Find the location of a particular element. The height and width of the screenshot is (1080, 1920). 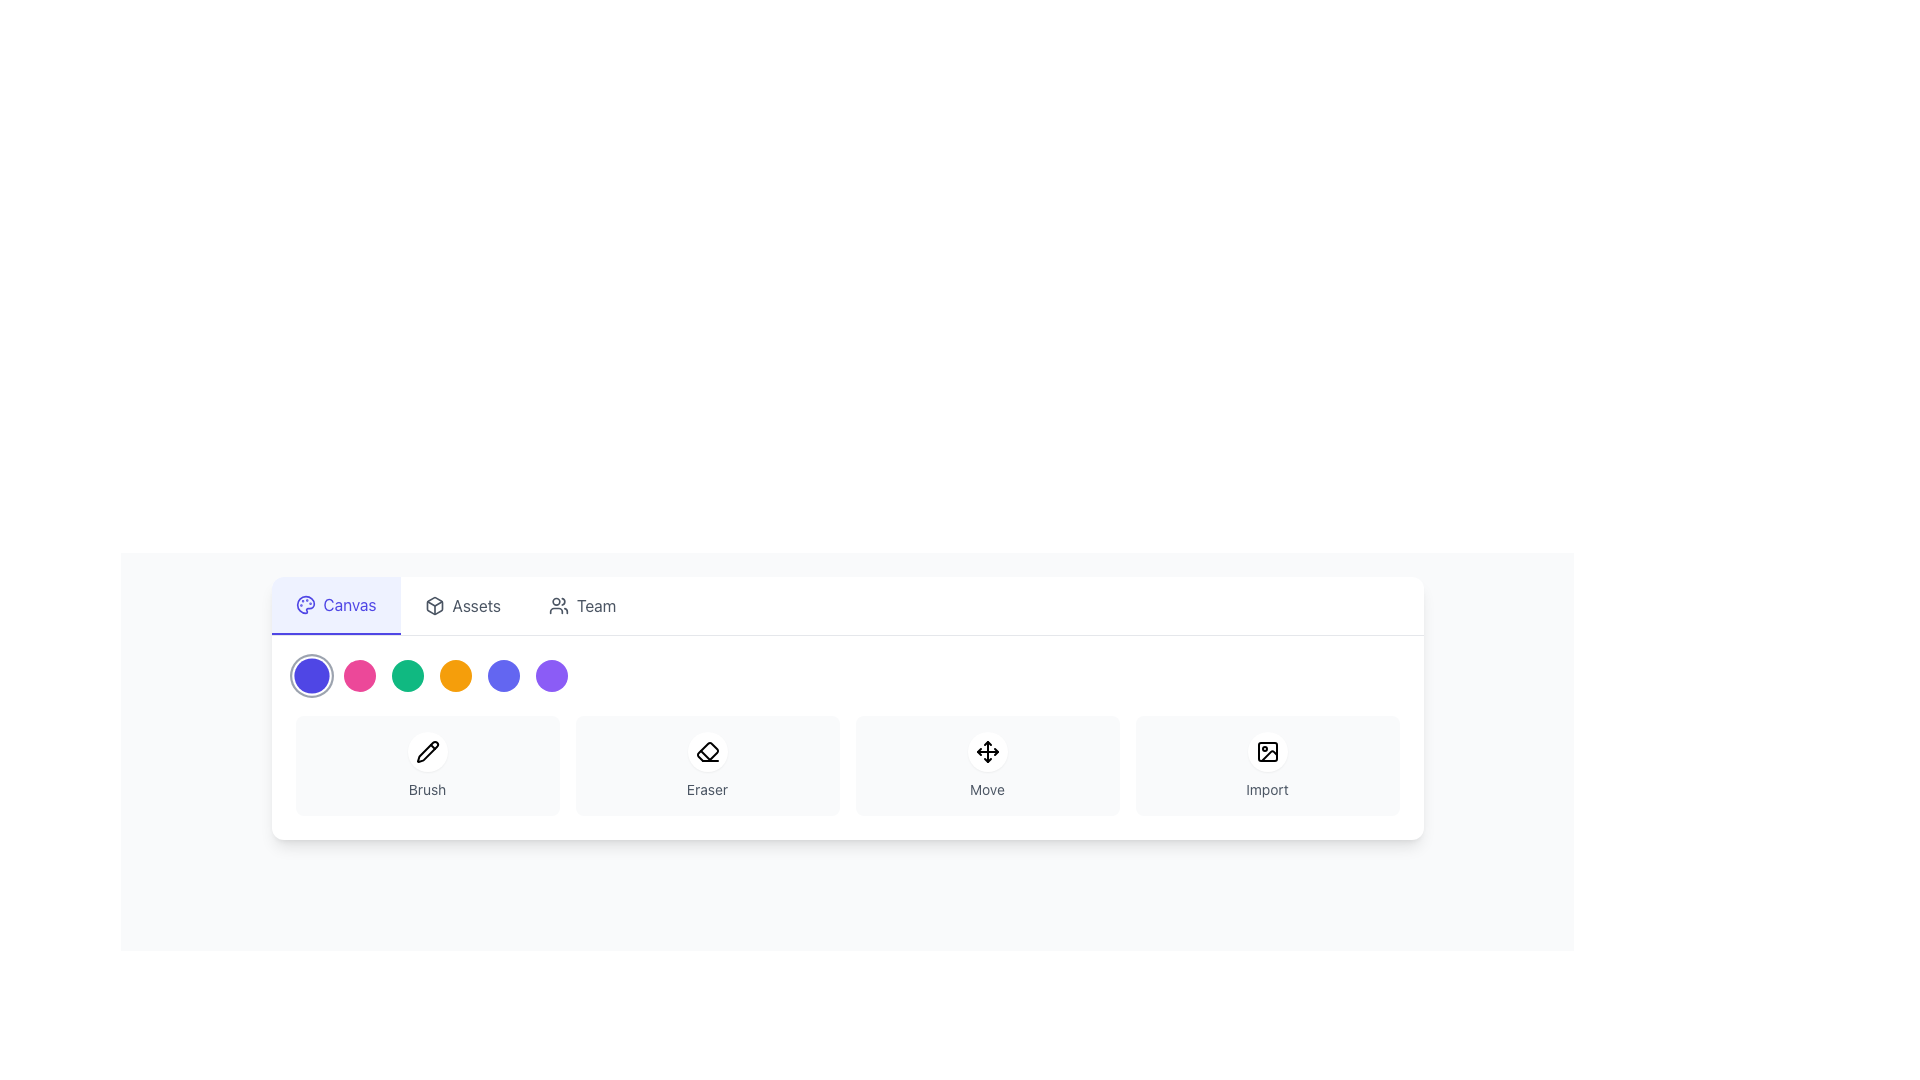

the 'Brush' tool icon located in the center of the button in the toolbar is located at coordinates (426, 752).